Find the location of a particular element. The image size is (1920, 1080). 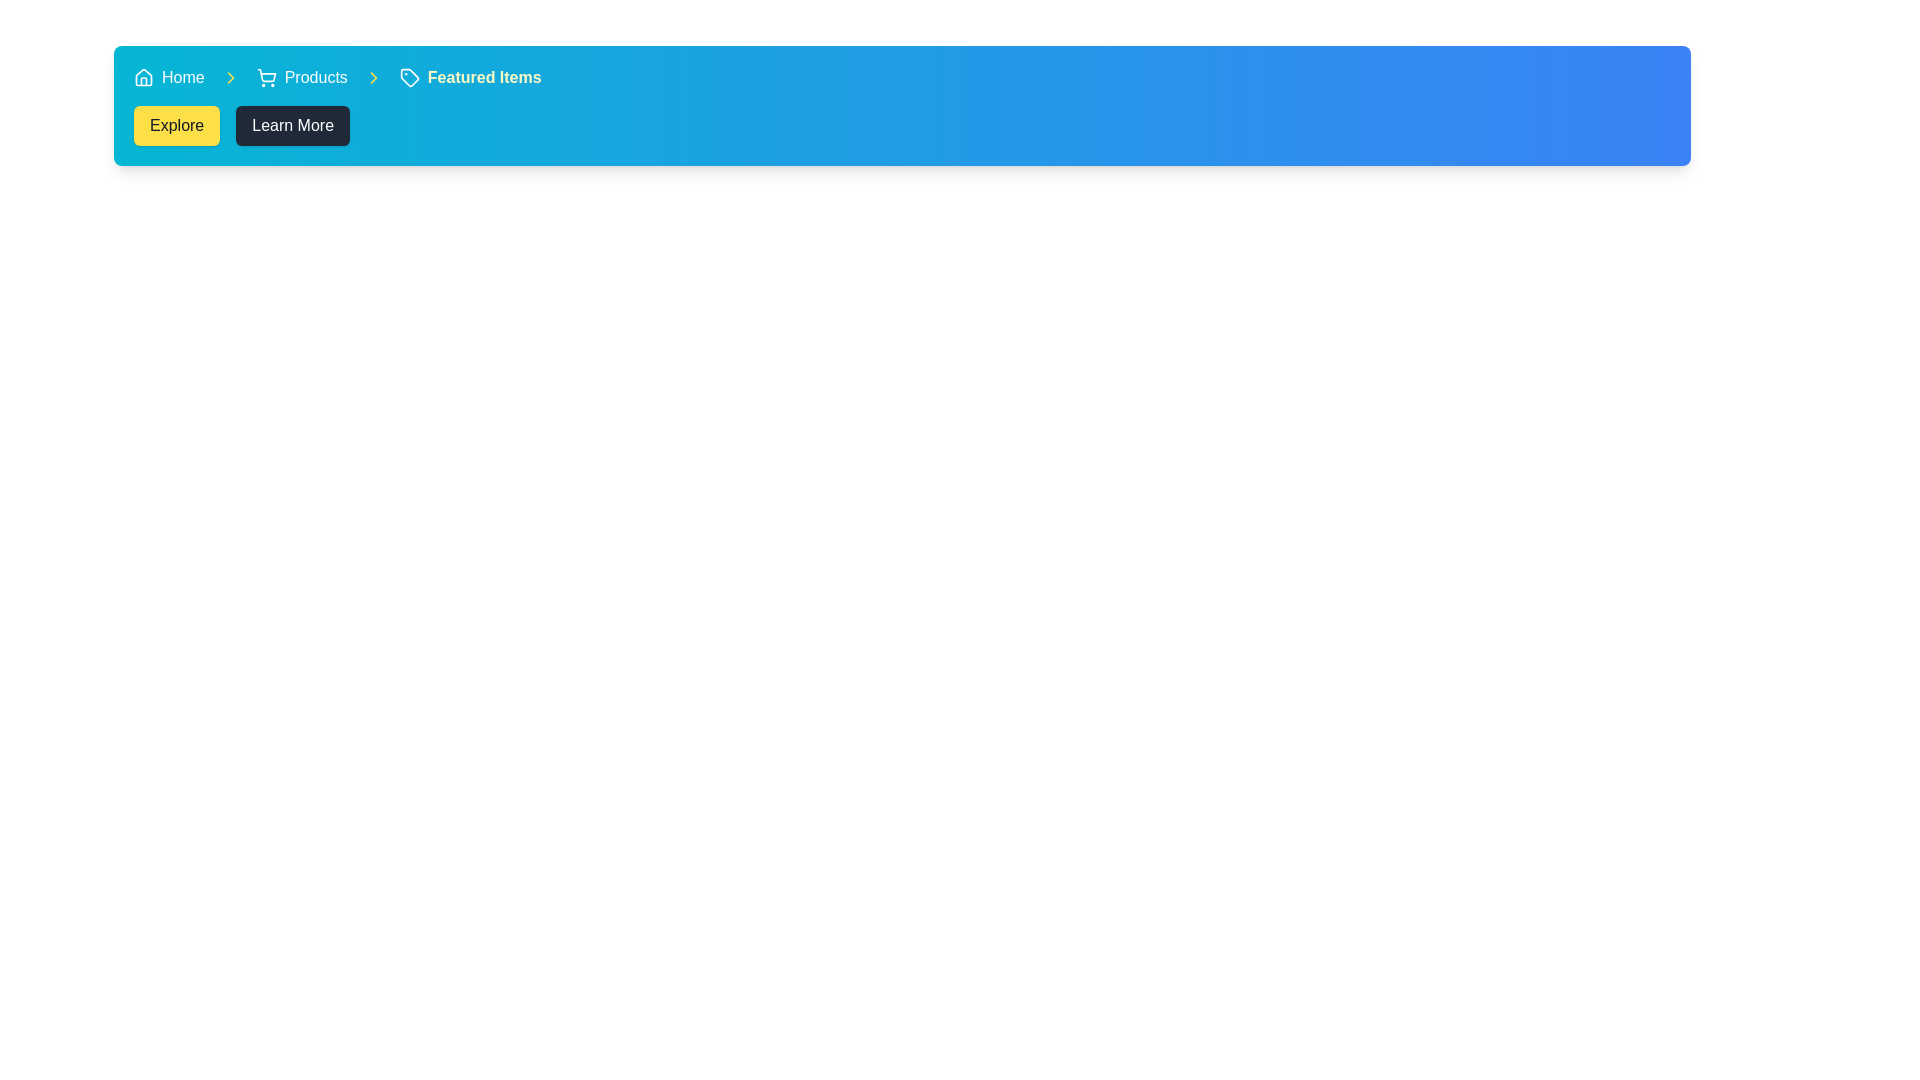

the small shopping cart icon, which is positioned to the left of the 'Products' text label in the navigation breadcrumb trail at the top of the interface is located at coordinates (265, 76).